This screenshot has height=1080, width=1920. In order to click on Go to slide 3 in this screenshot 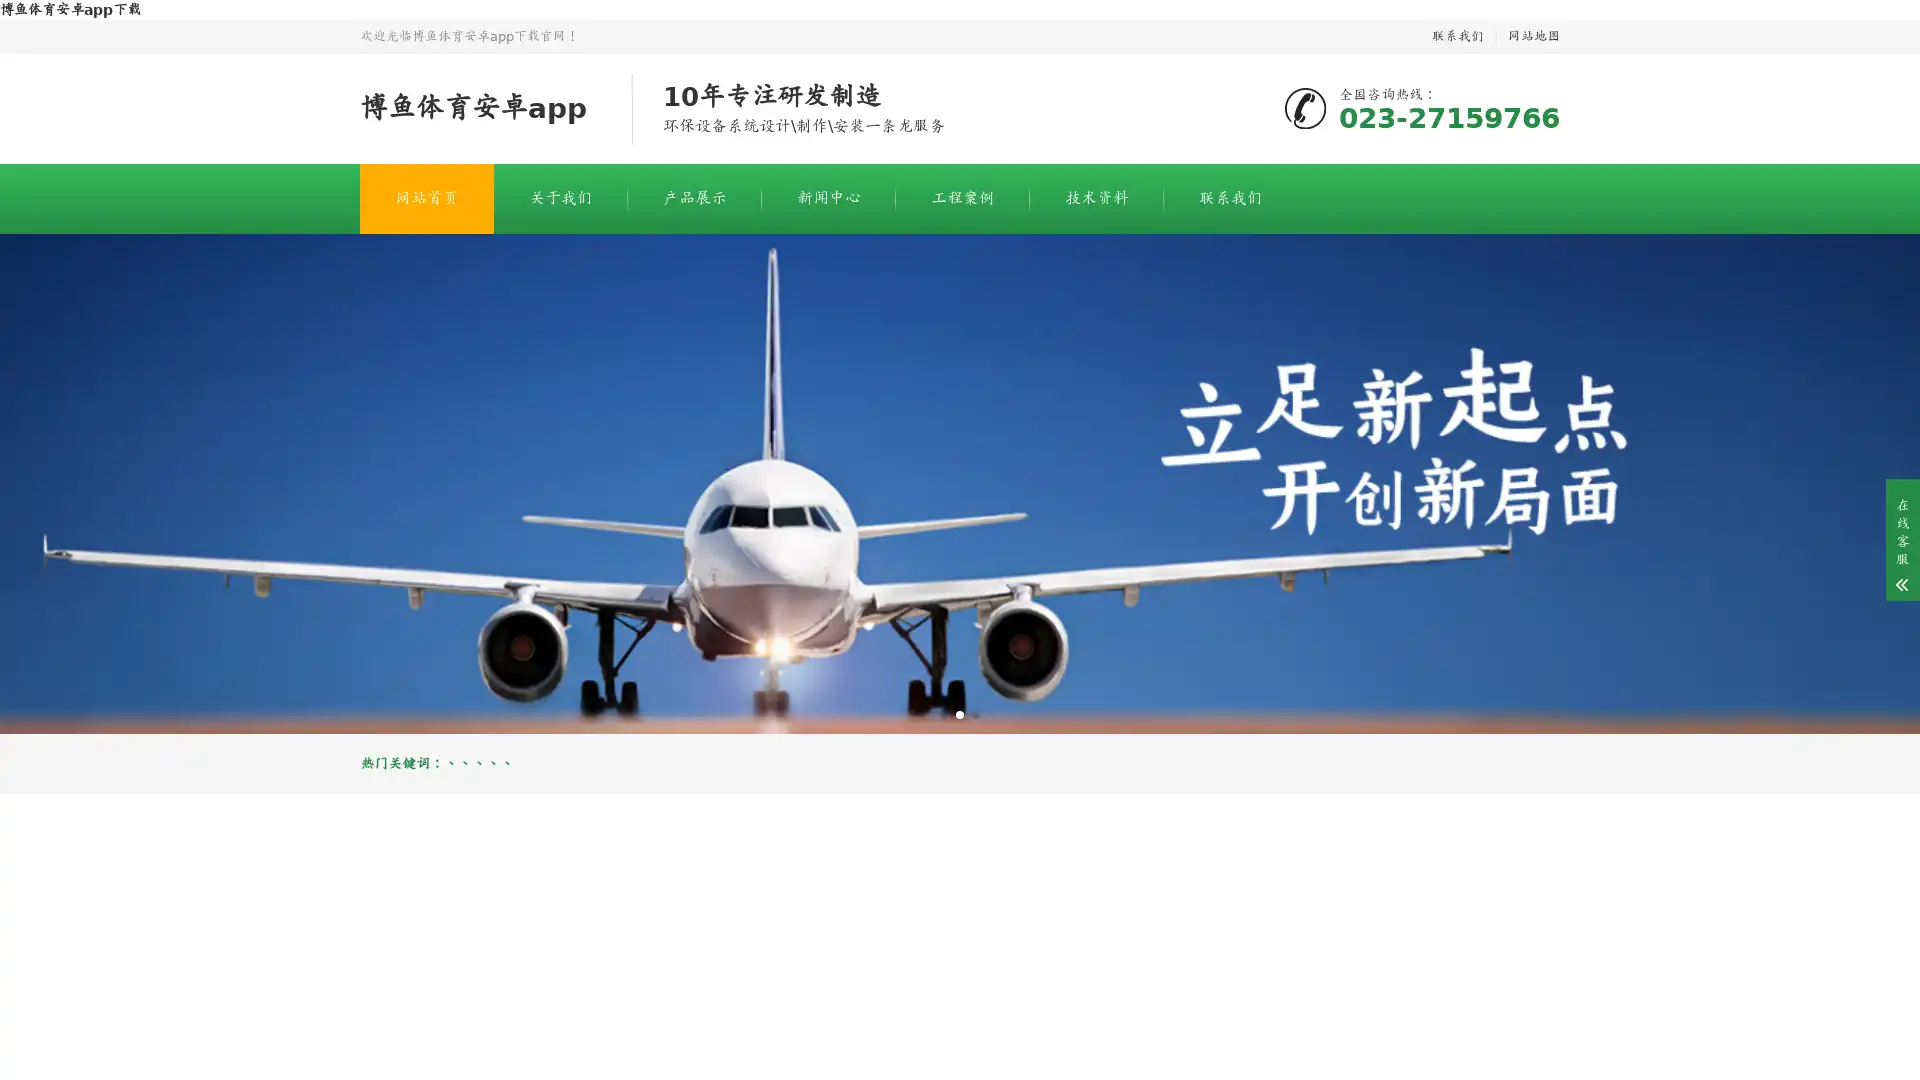, I will do `click(975, 713)`.